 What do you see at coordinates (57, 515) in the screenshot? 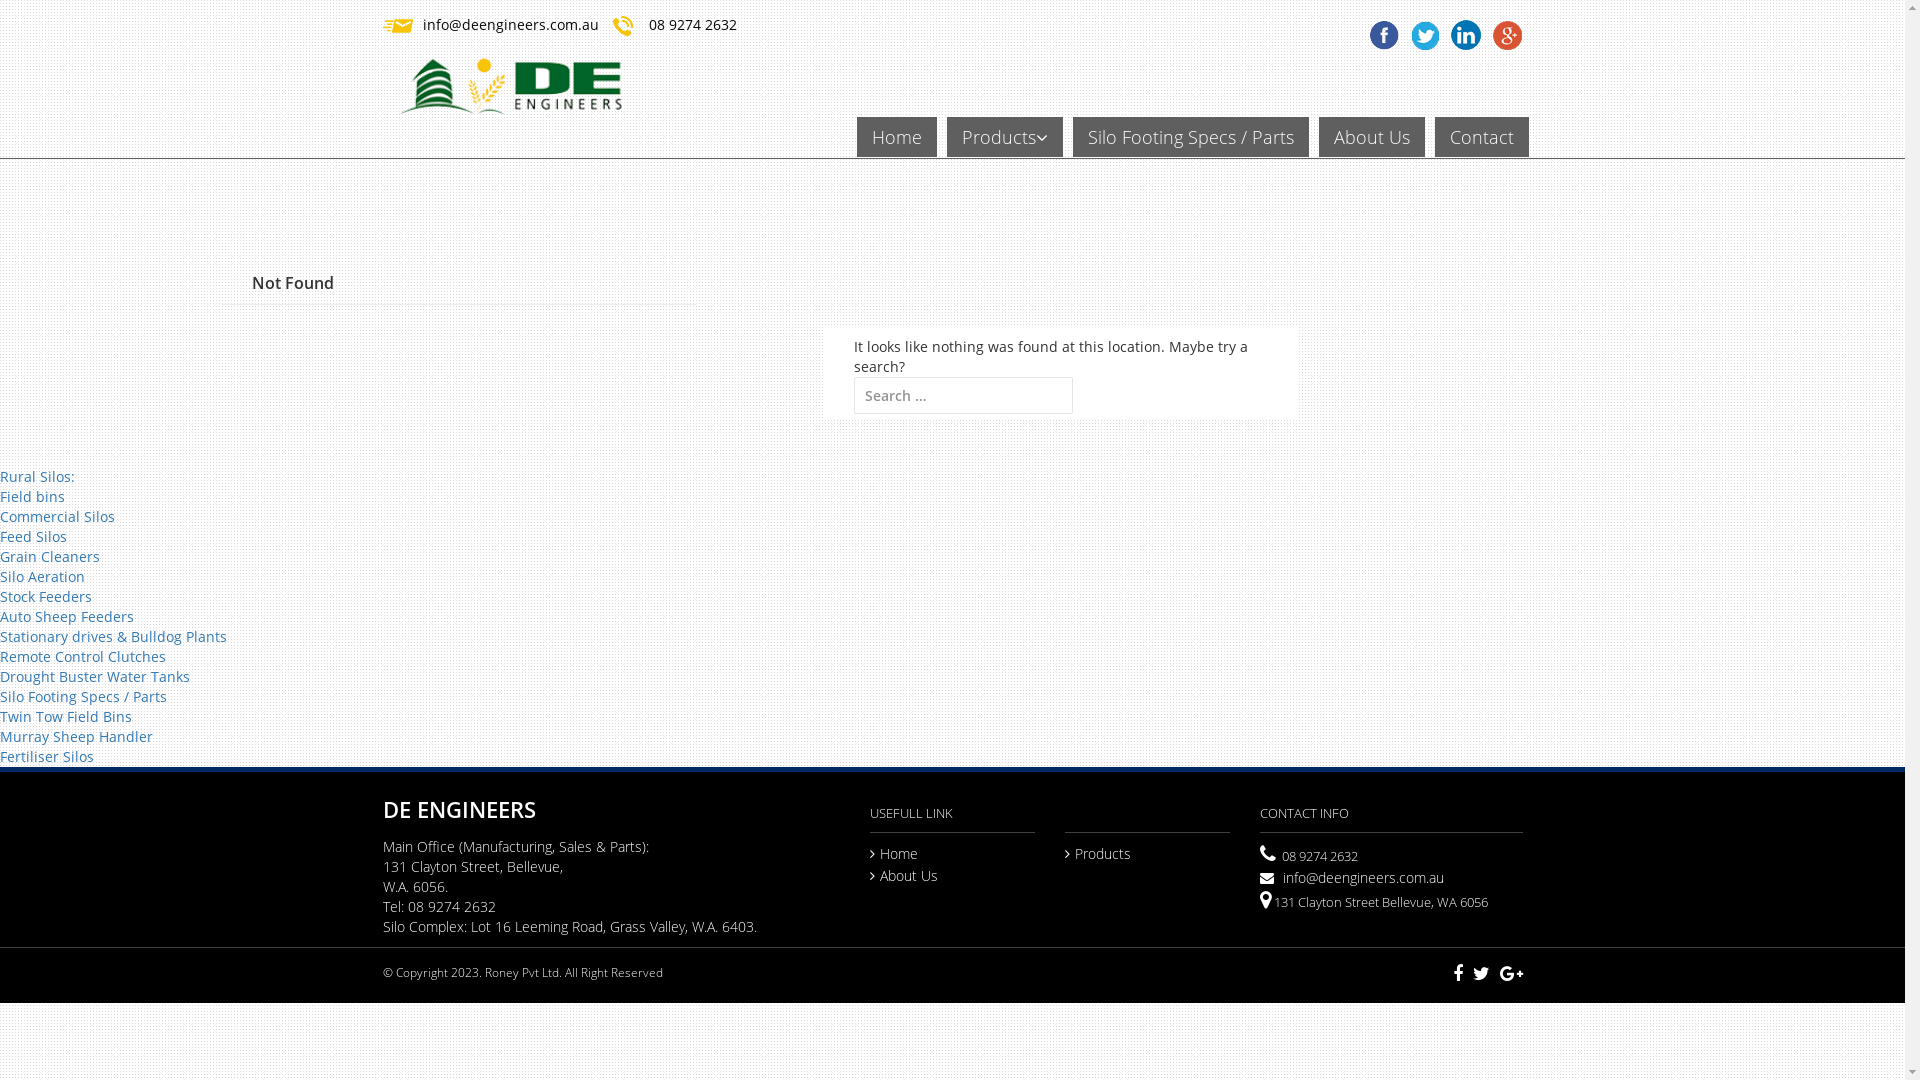
I see `'Commercial Silos'` at bounding box center [57, 515].